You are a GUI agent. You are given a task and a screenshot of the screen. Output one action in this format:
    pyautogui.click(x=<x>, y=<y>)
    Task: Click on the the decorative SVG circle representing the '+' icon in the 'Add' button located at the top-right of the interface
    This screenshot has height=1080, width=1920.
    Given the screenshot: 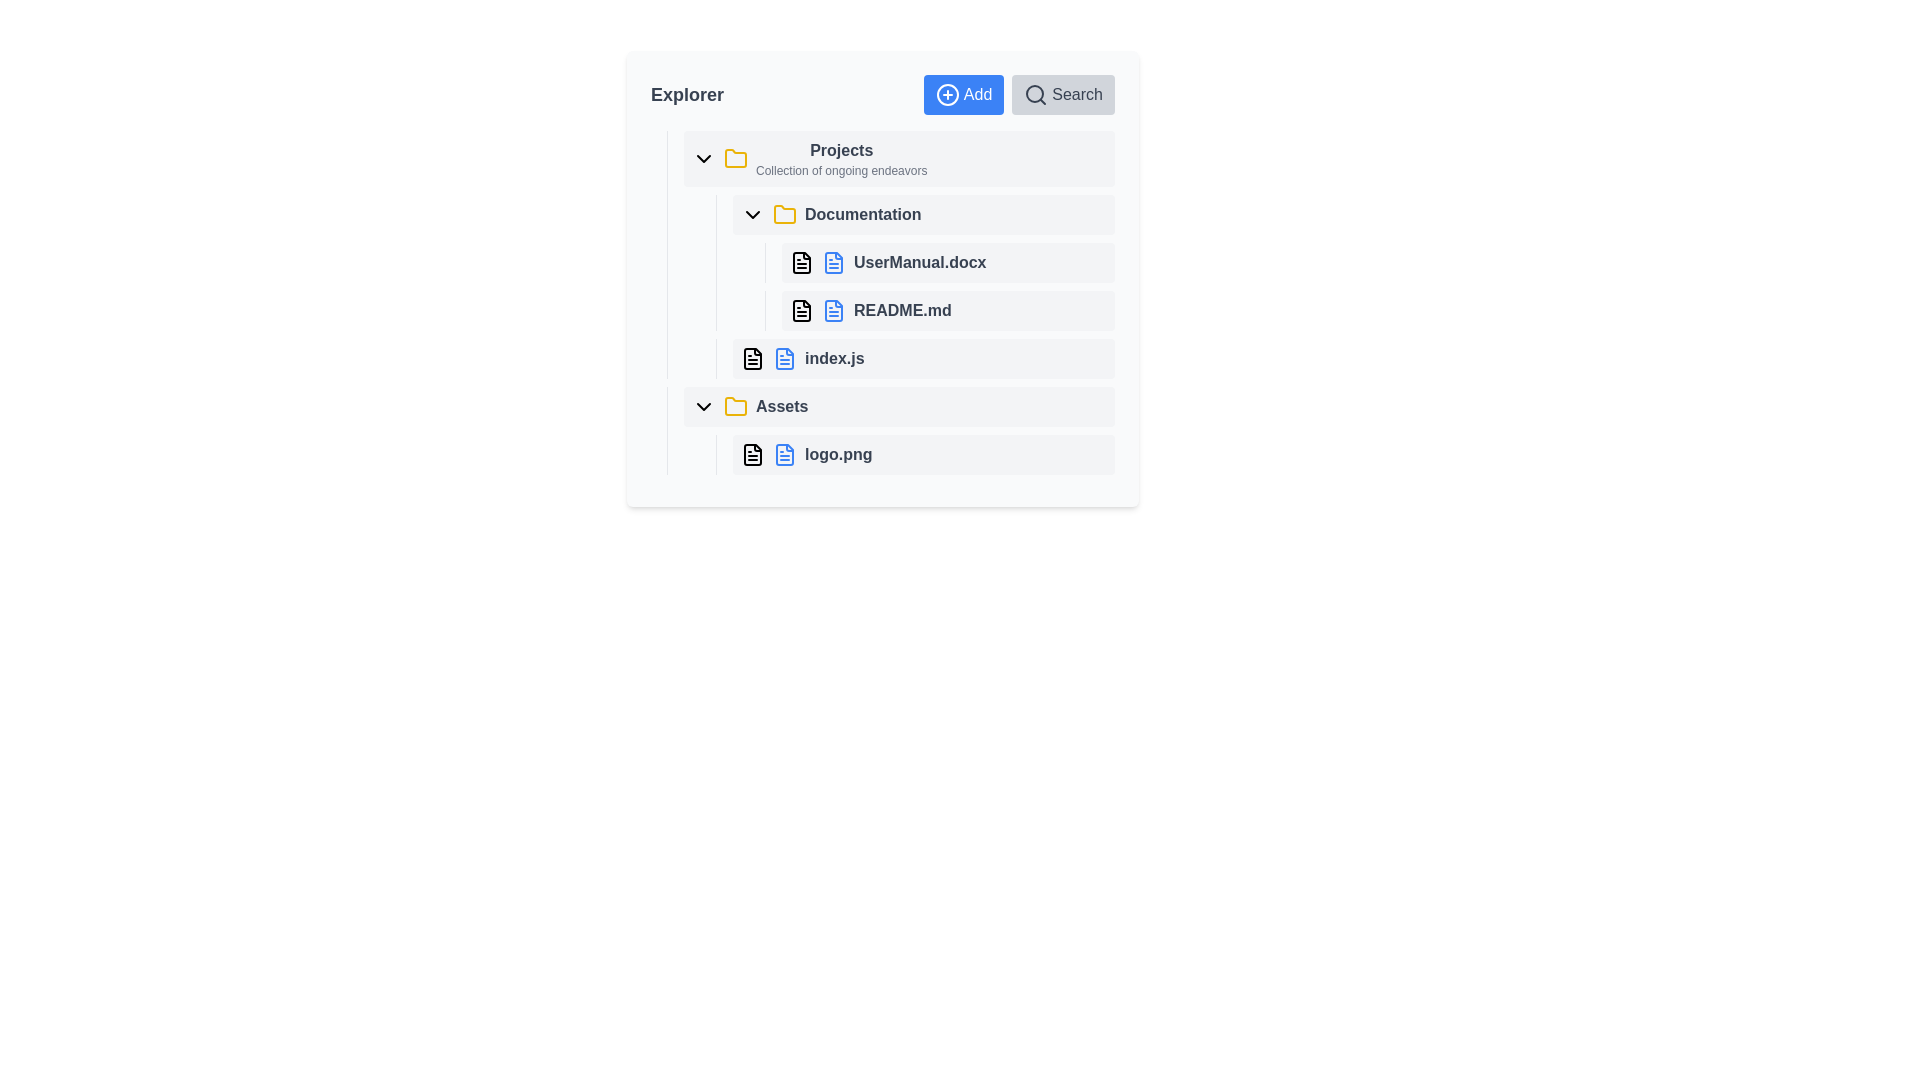 What is the action you would take?
    pyautogui.click(x=946, y=95)
    